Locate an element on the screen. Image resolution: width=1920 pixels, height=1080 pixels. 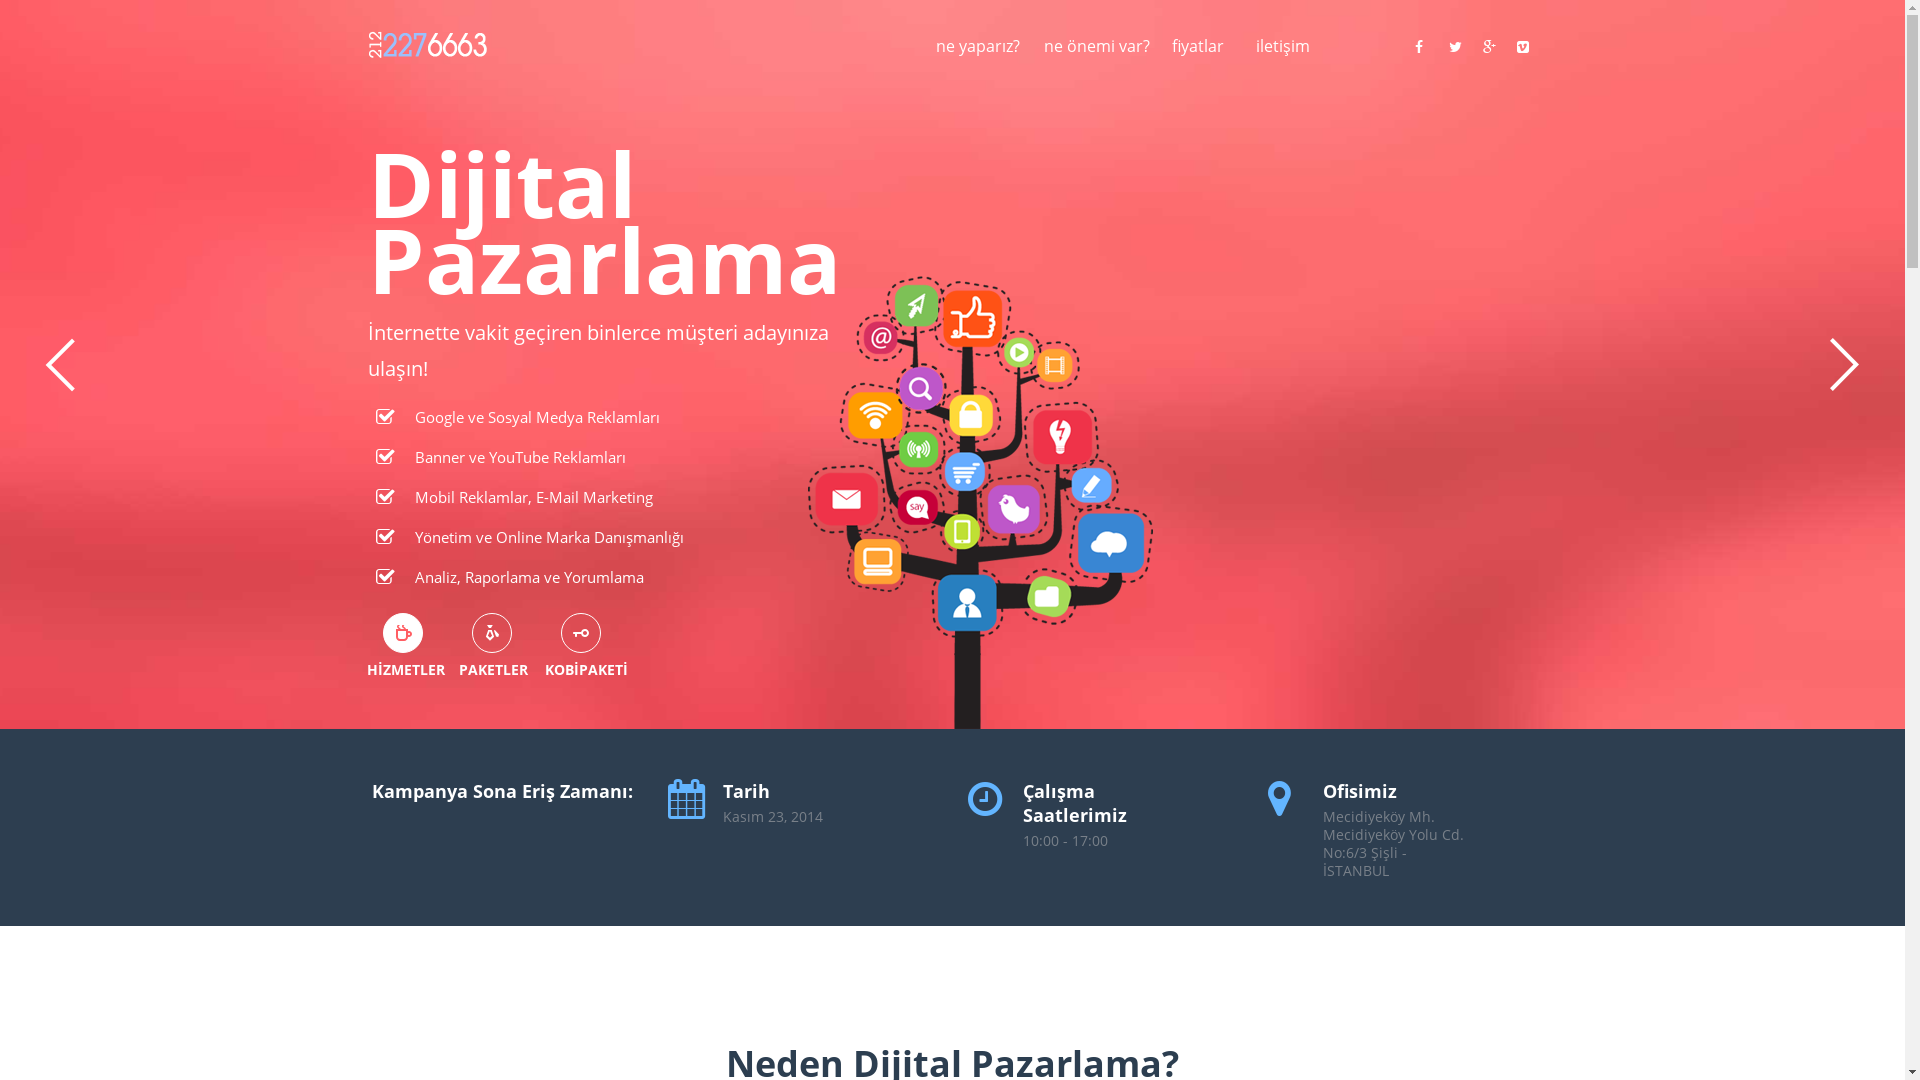
'HIZMETLER' is located at coordinates (401, 632).